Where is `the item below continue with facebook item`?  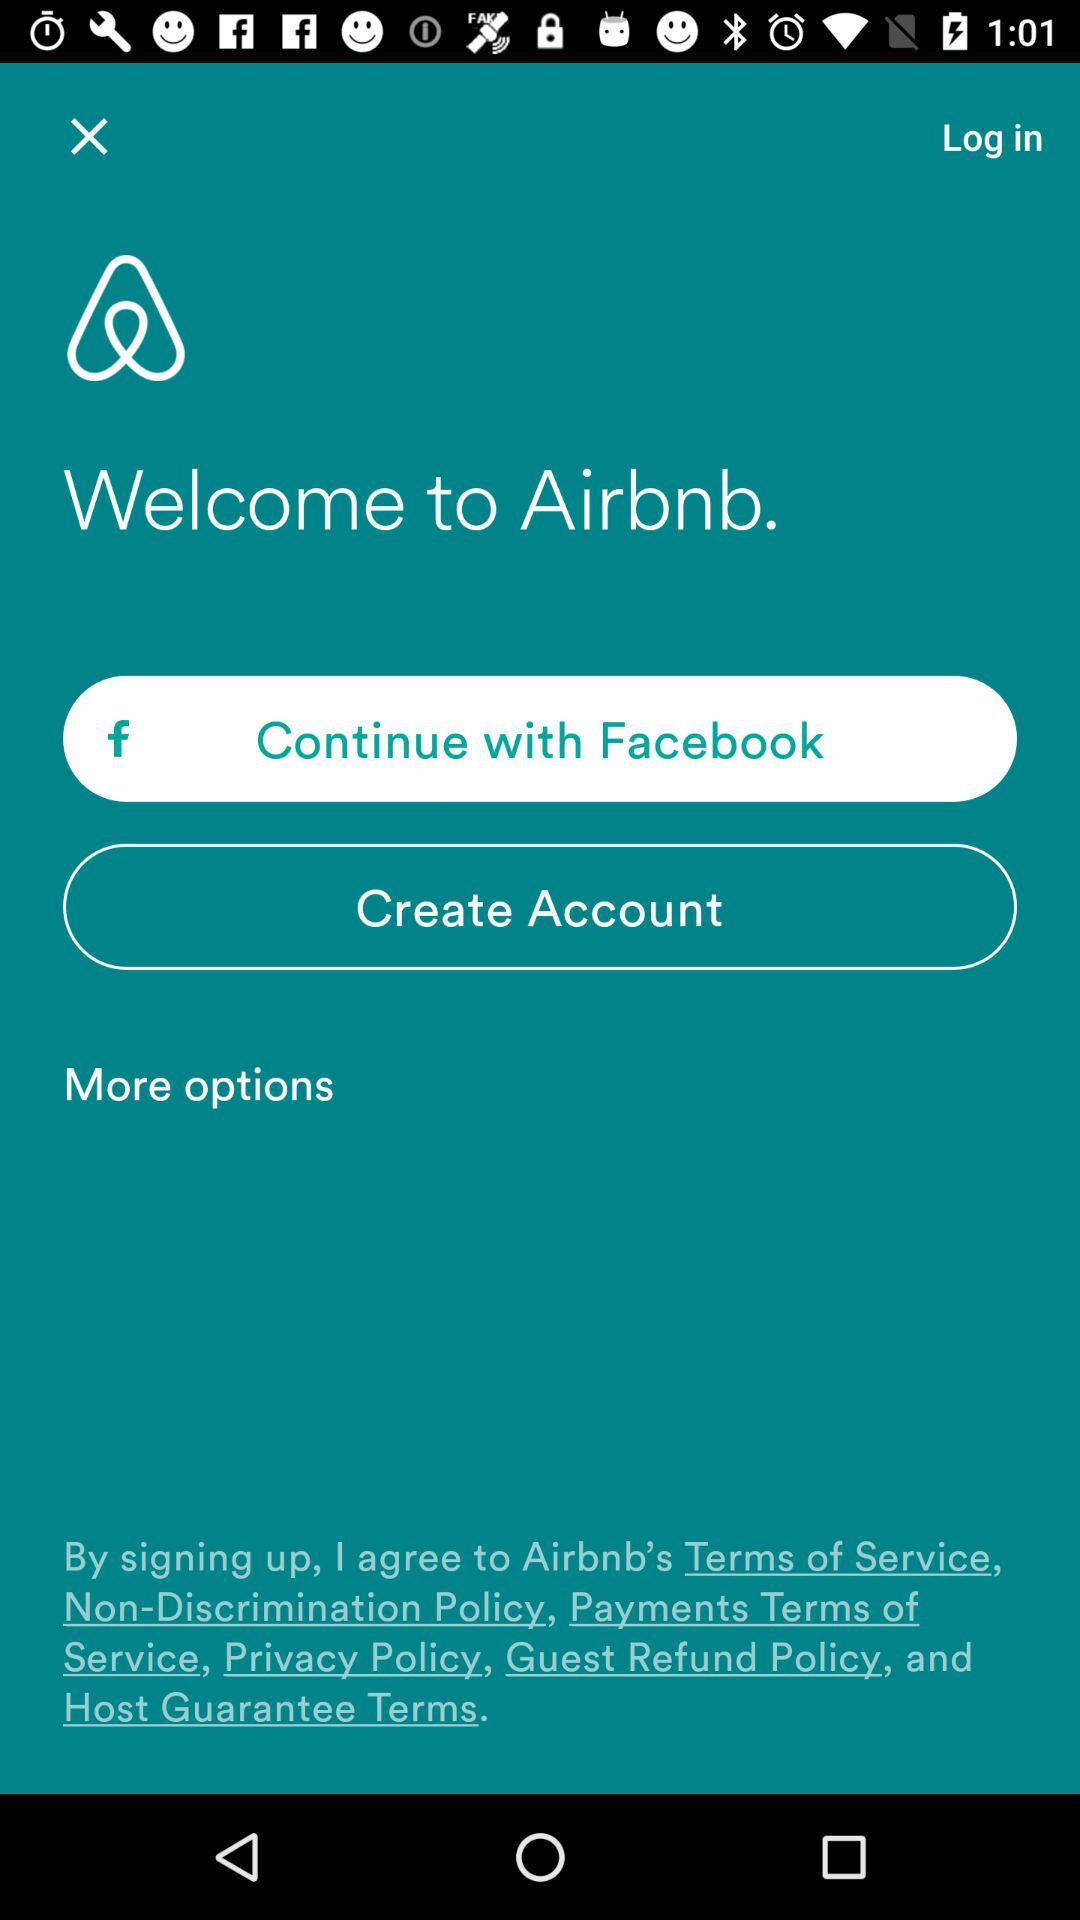
the item below continue with facebook item is located at coordinates (540, 905).